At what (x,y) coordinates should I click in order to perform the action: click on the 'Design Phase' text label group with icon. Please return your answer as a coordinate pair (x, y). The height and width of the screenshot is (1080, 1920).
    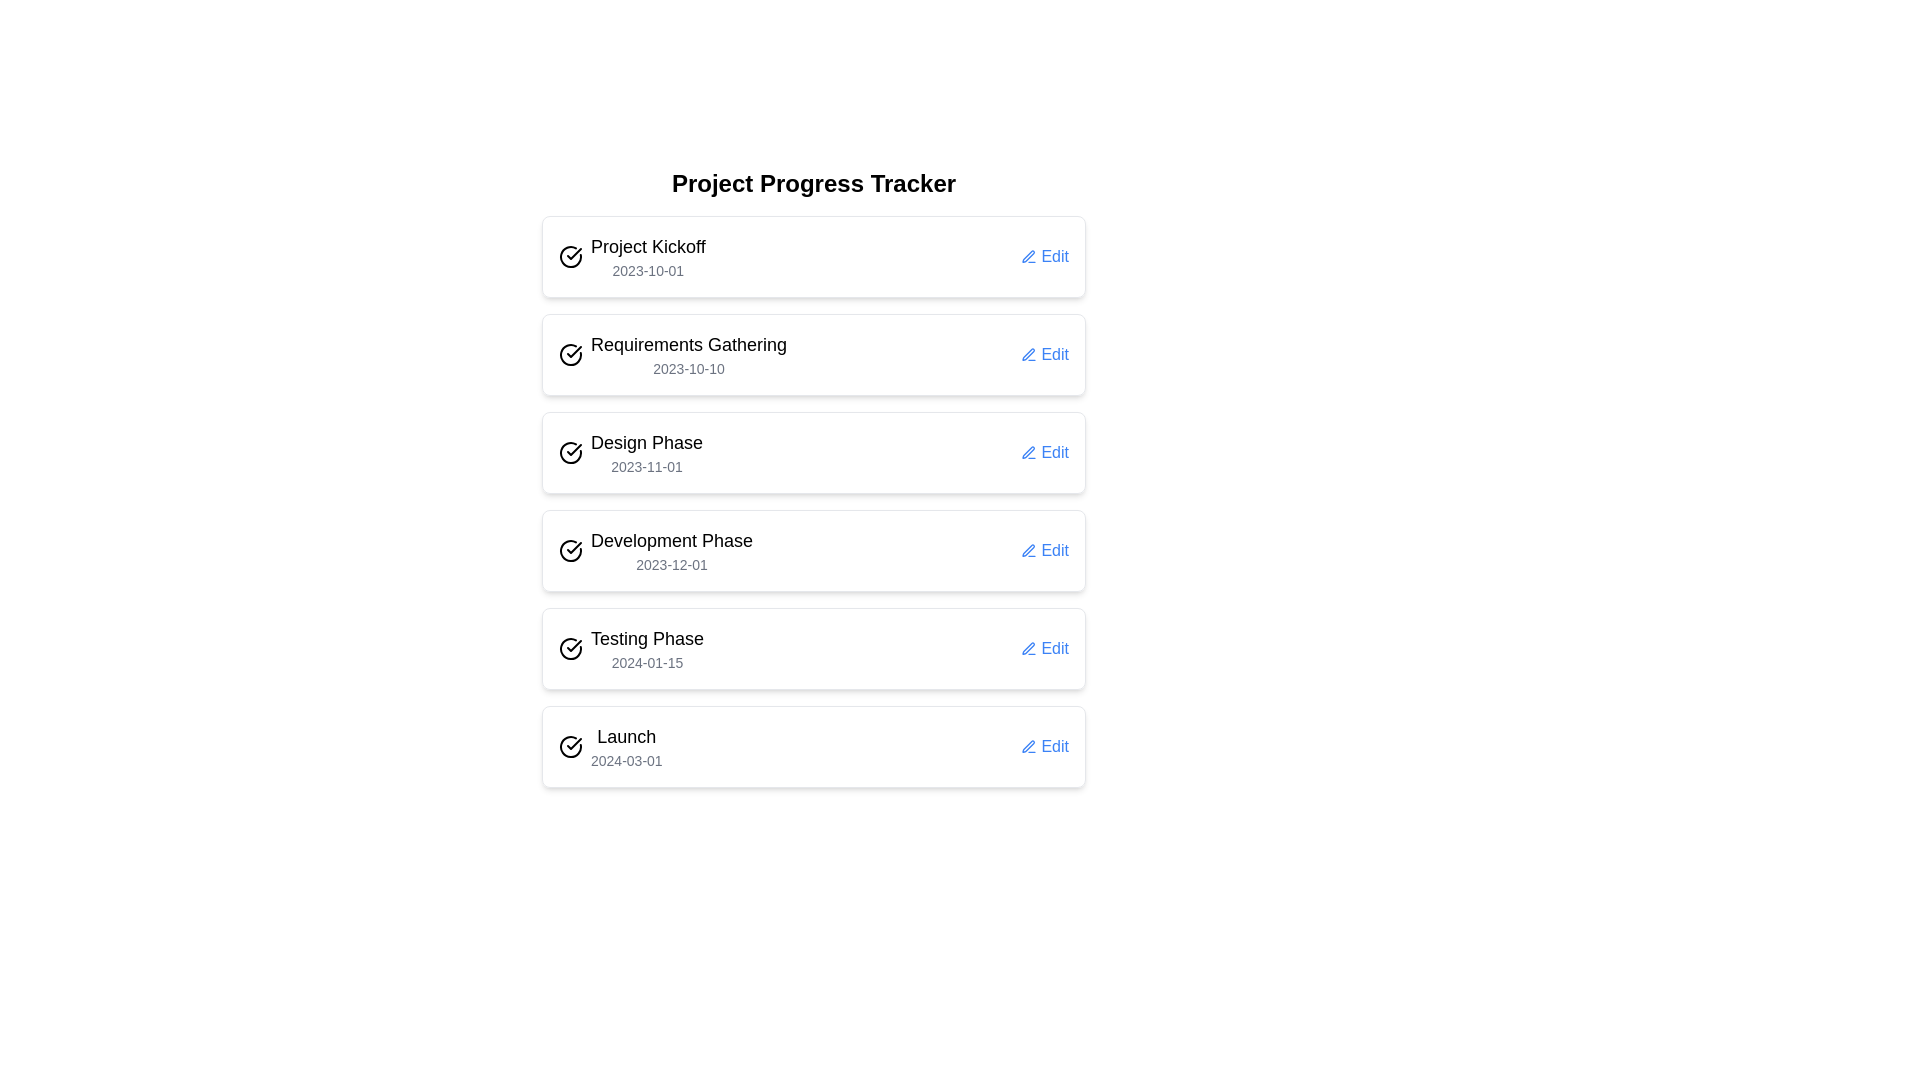
    Looking at the image, I should click on (630, 452).